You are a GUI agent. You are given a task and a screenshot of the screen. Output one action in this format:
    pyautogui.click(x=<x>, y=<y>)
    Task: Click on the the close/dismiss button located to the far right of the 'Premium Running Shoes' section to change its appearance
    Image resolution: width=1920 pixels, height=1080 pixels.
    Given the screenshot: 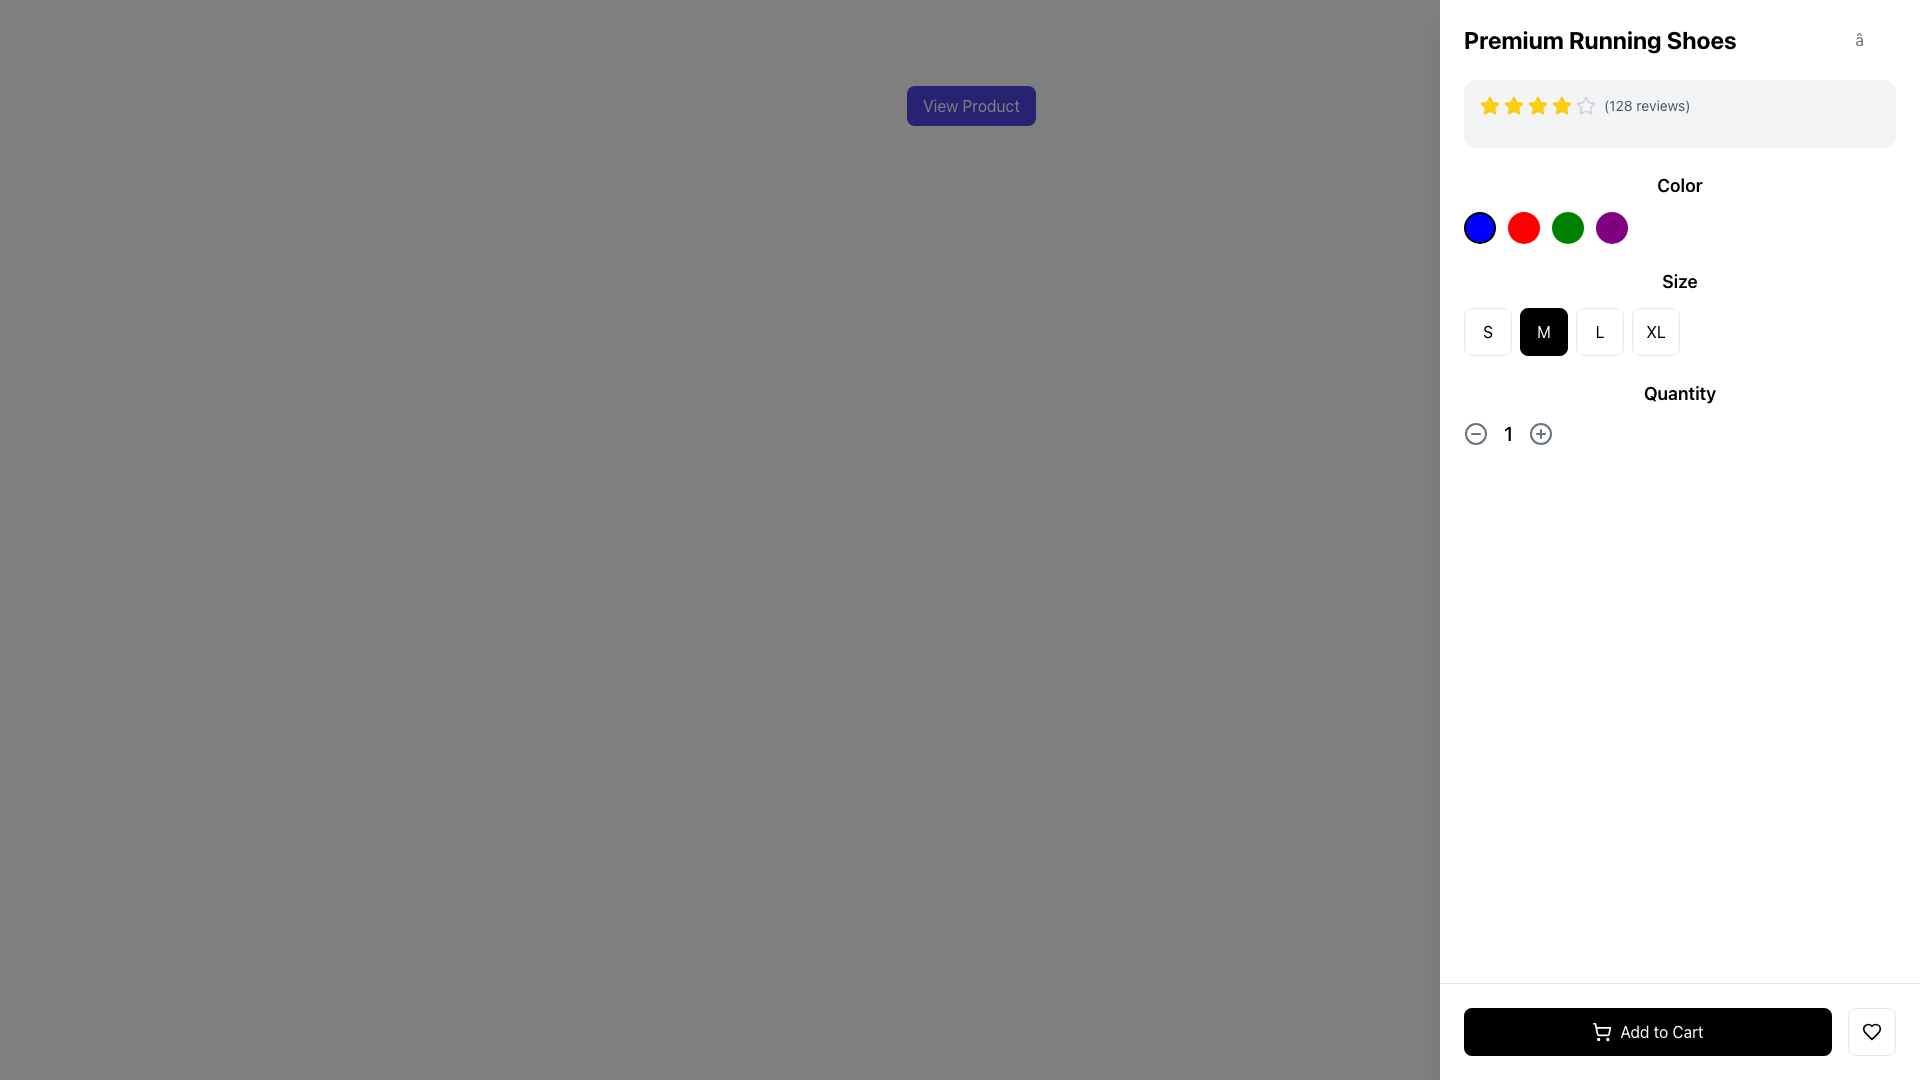 What is the action you would take?
    pyautogui.click(x=1874, y=39)
    